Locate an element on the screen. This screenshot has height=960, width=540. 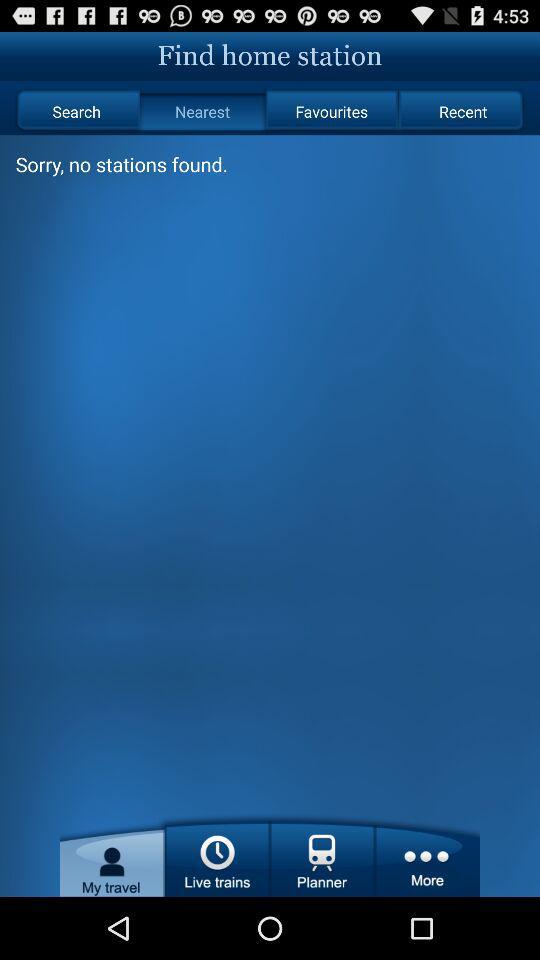
item below the sorry no stations app is located at coordinates (112, 853).